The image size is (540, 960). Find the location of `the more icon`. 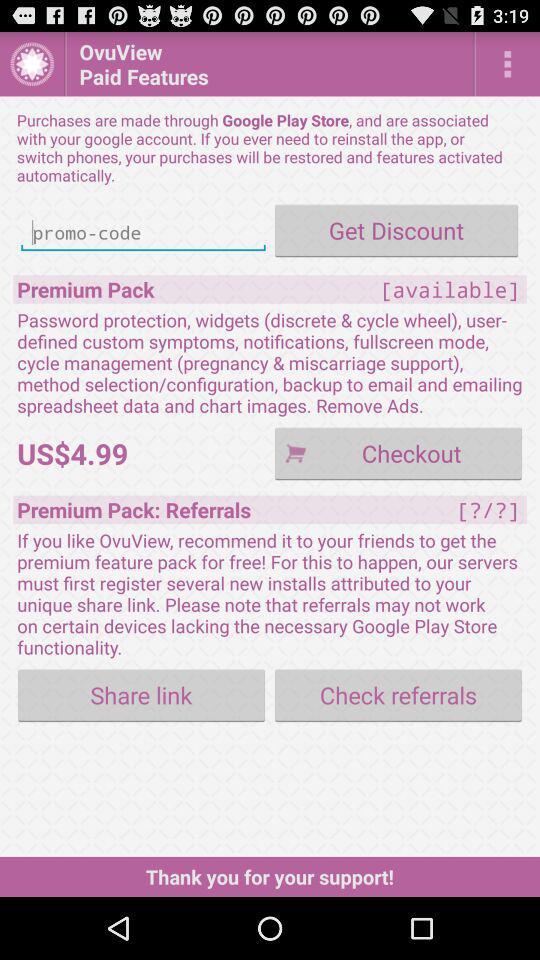

the more icon is located at coordinates (507, 68).